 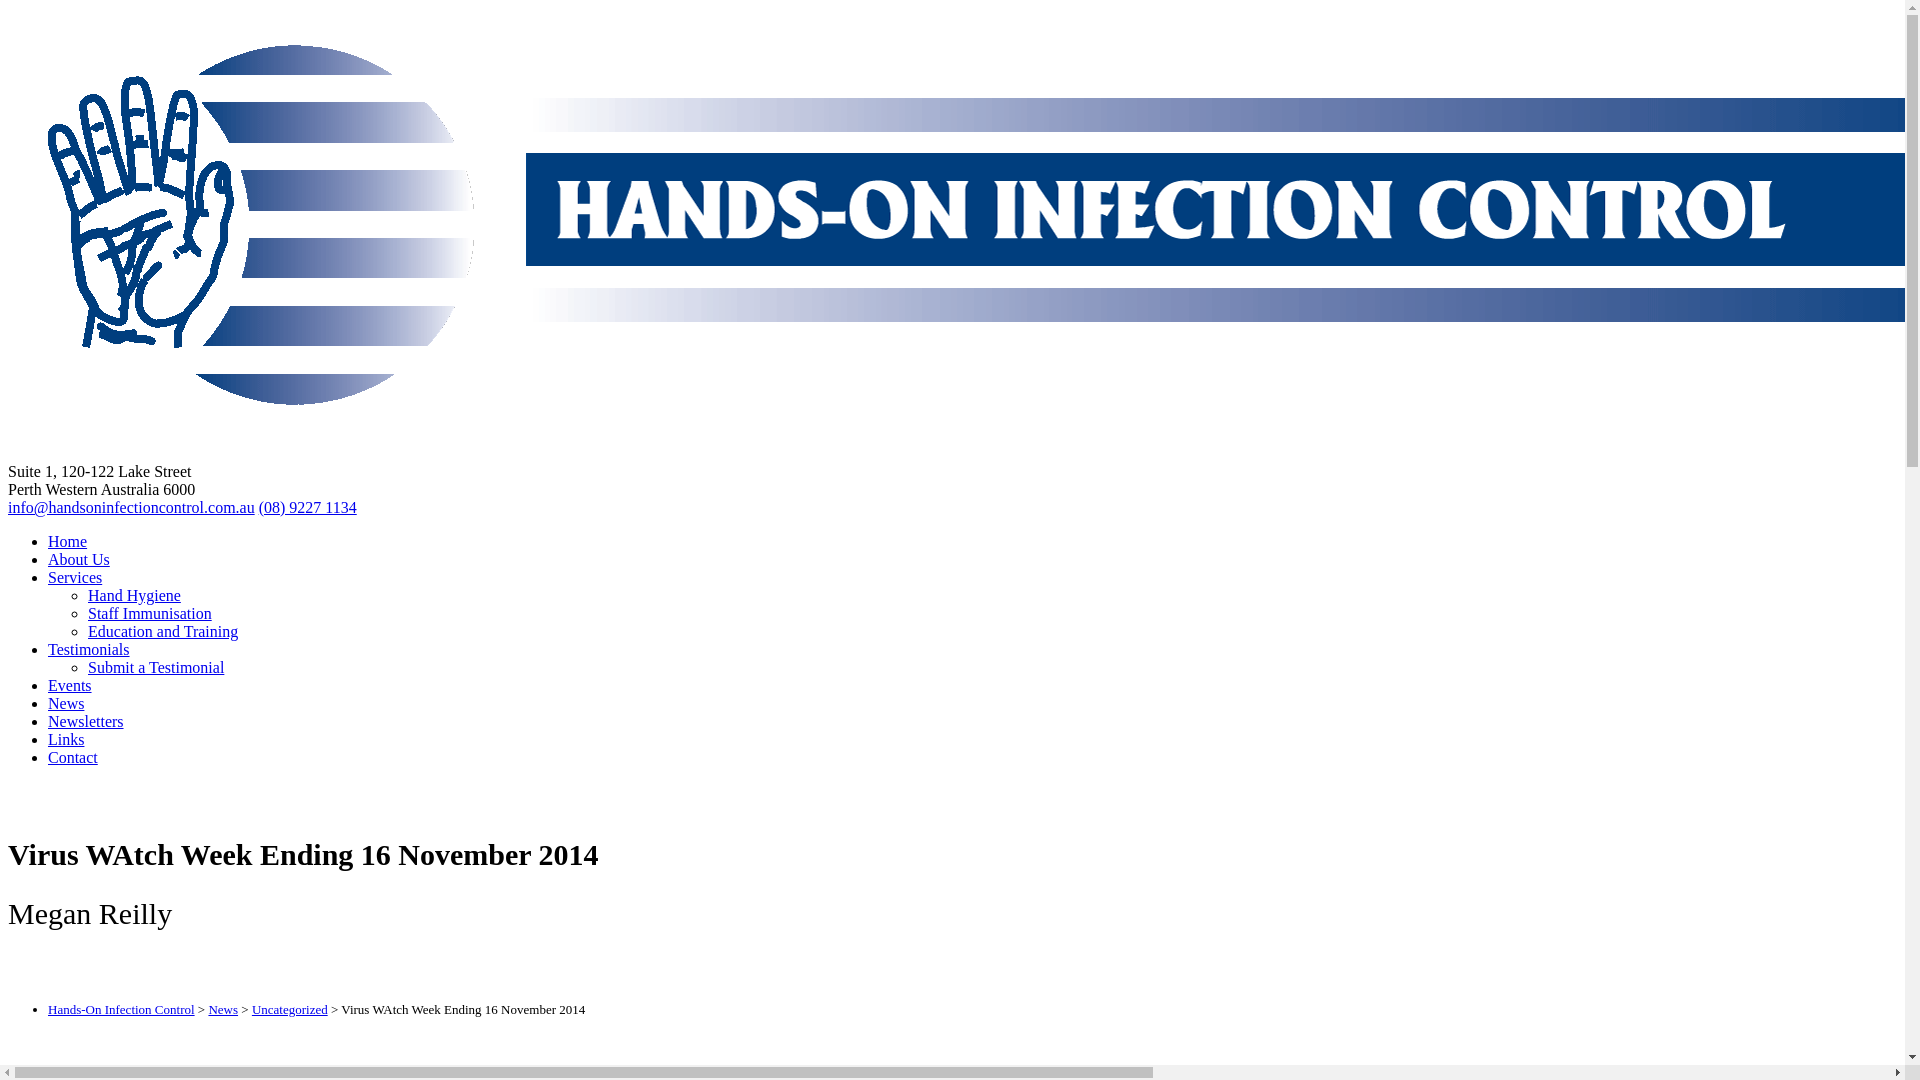 I want to click on 'Contact', so click(x=72, y=757).